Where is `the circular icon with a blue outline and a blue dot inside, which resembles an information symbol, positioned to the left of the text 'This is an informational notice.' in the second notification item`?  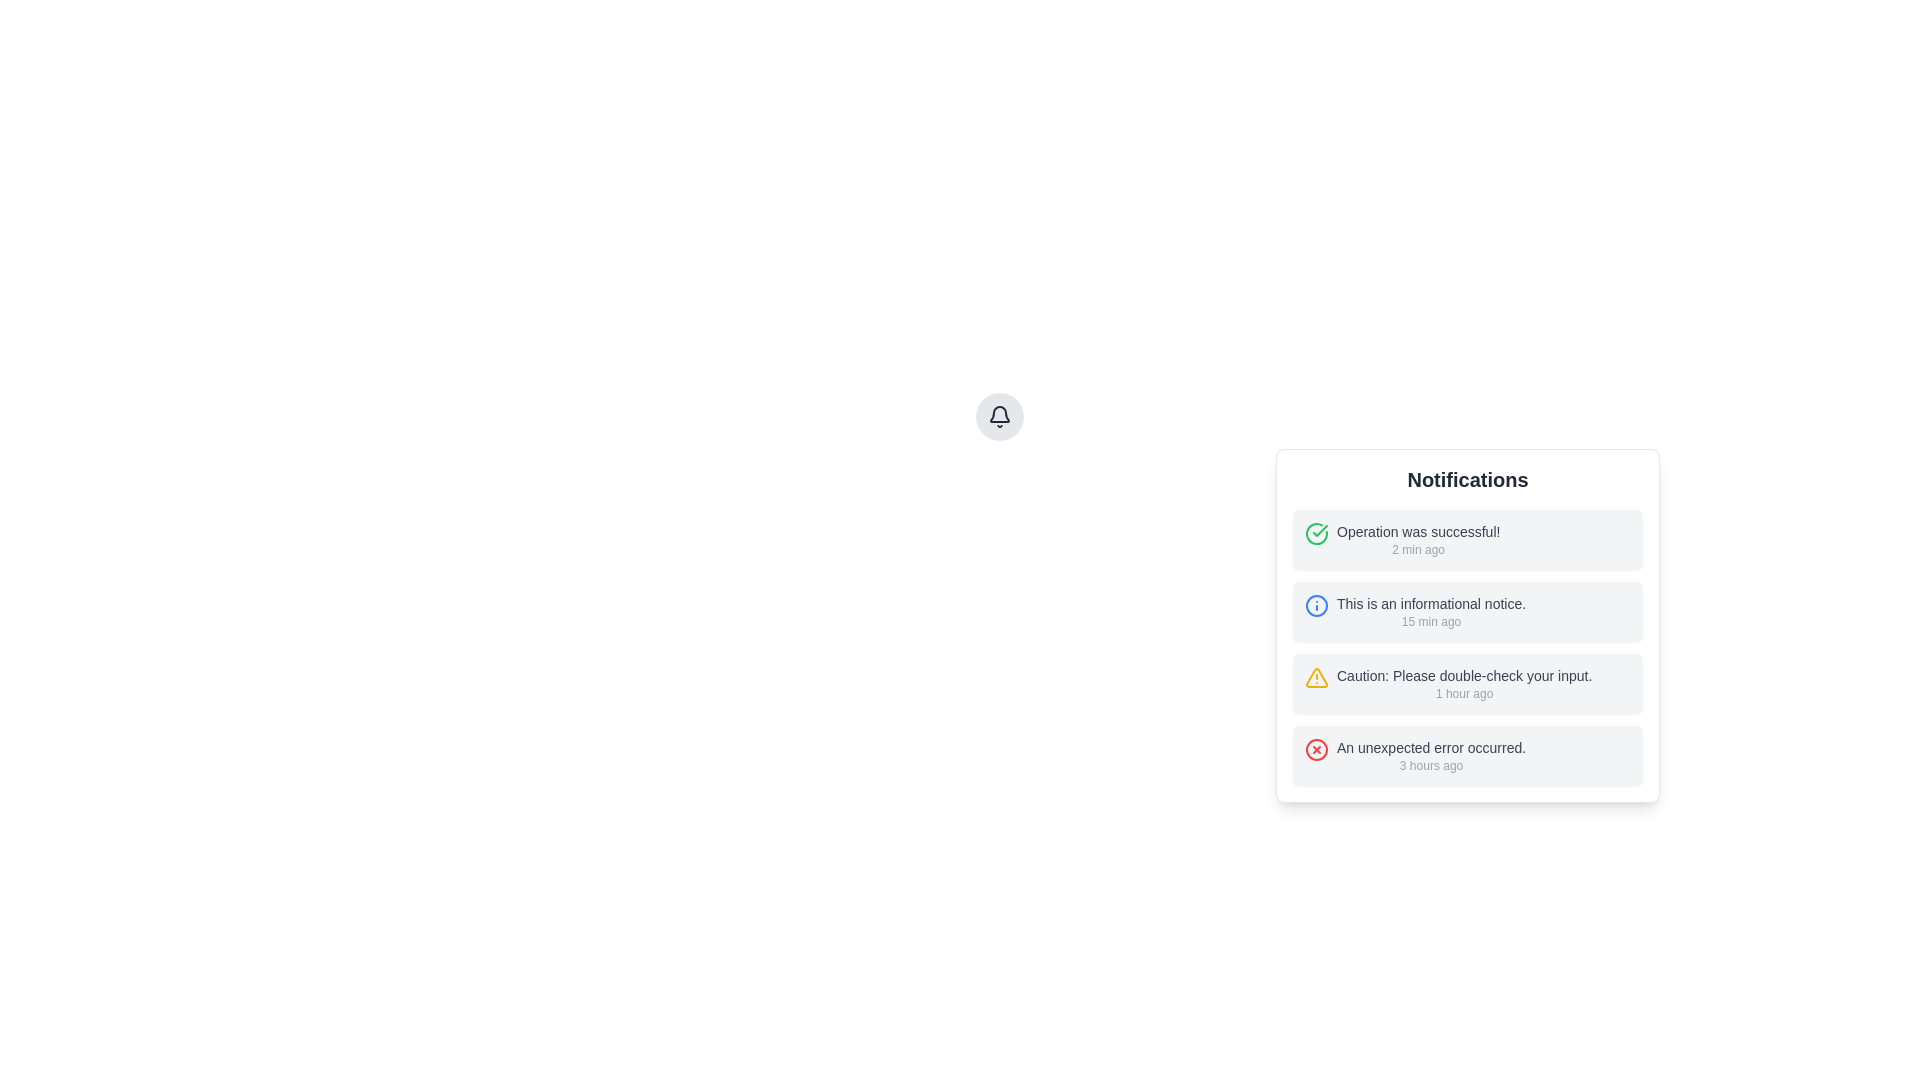
the circular icon with a blue outline and a blue dot inside, which resembles an information symbol, positioned to the left of the text 'This is an informational notice.' in the second notification item is located at coordinates (1316, 604).